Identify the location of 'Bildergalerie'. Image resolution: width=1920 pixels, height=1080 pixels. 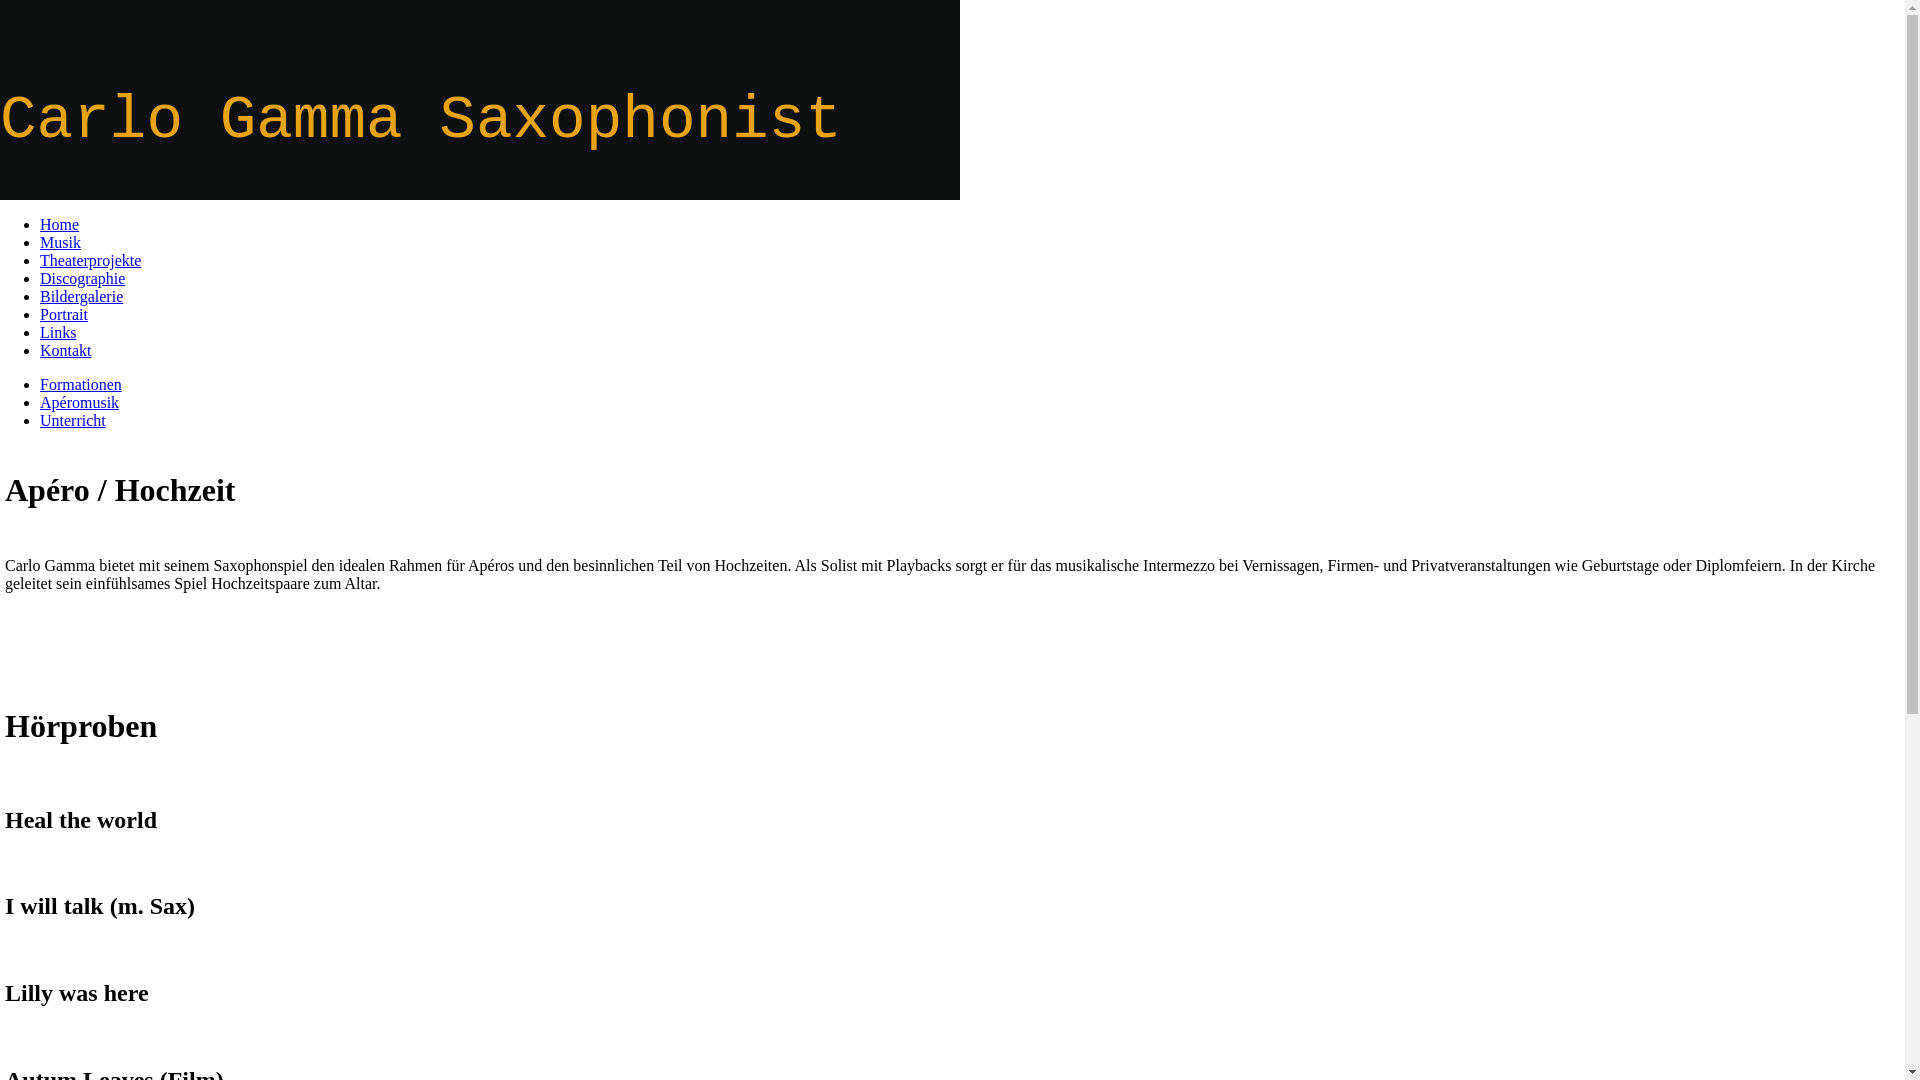
(39, 296).